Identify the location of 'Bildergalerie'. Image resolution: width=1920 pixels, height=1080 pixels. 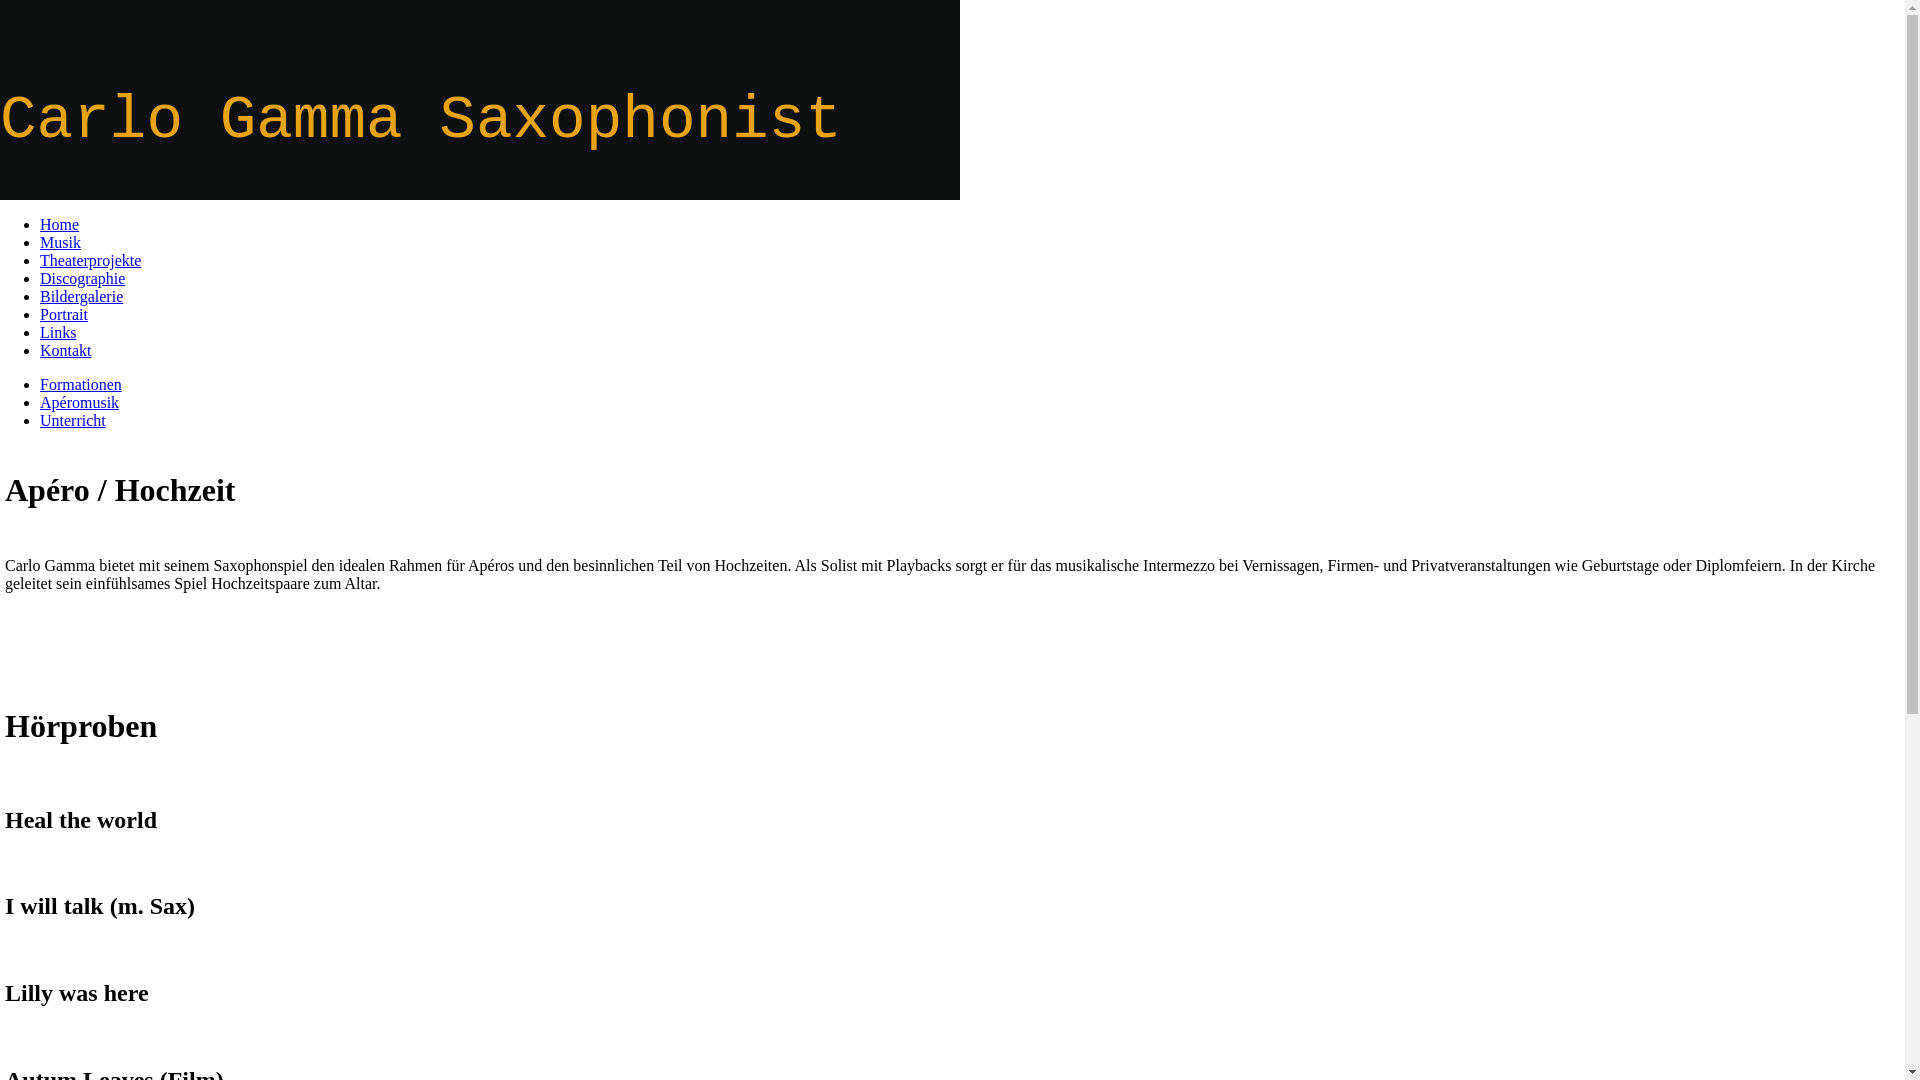
(39, 296).